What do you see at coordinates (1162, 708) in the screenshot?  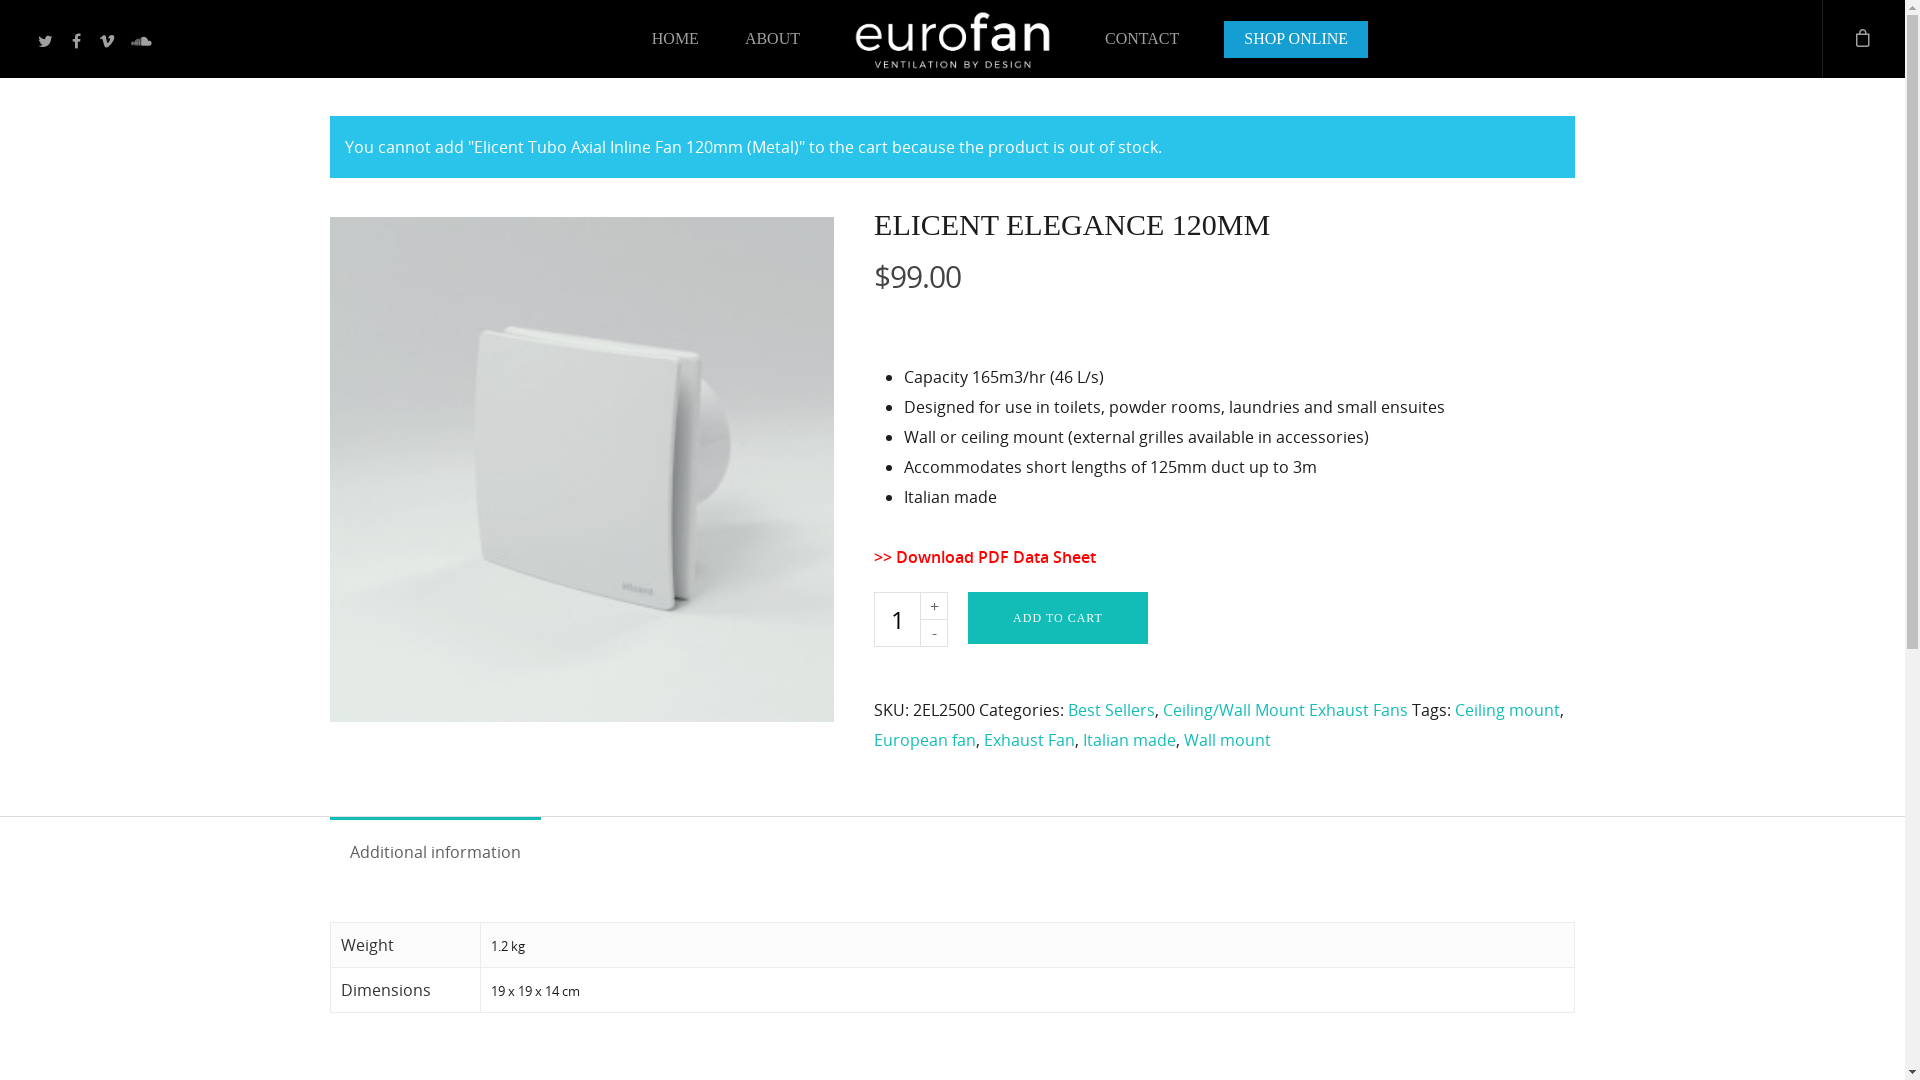 I see `'Ceiling/Wall Mount Exhaust Fans'` at bounding box center [1162, 708].